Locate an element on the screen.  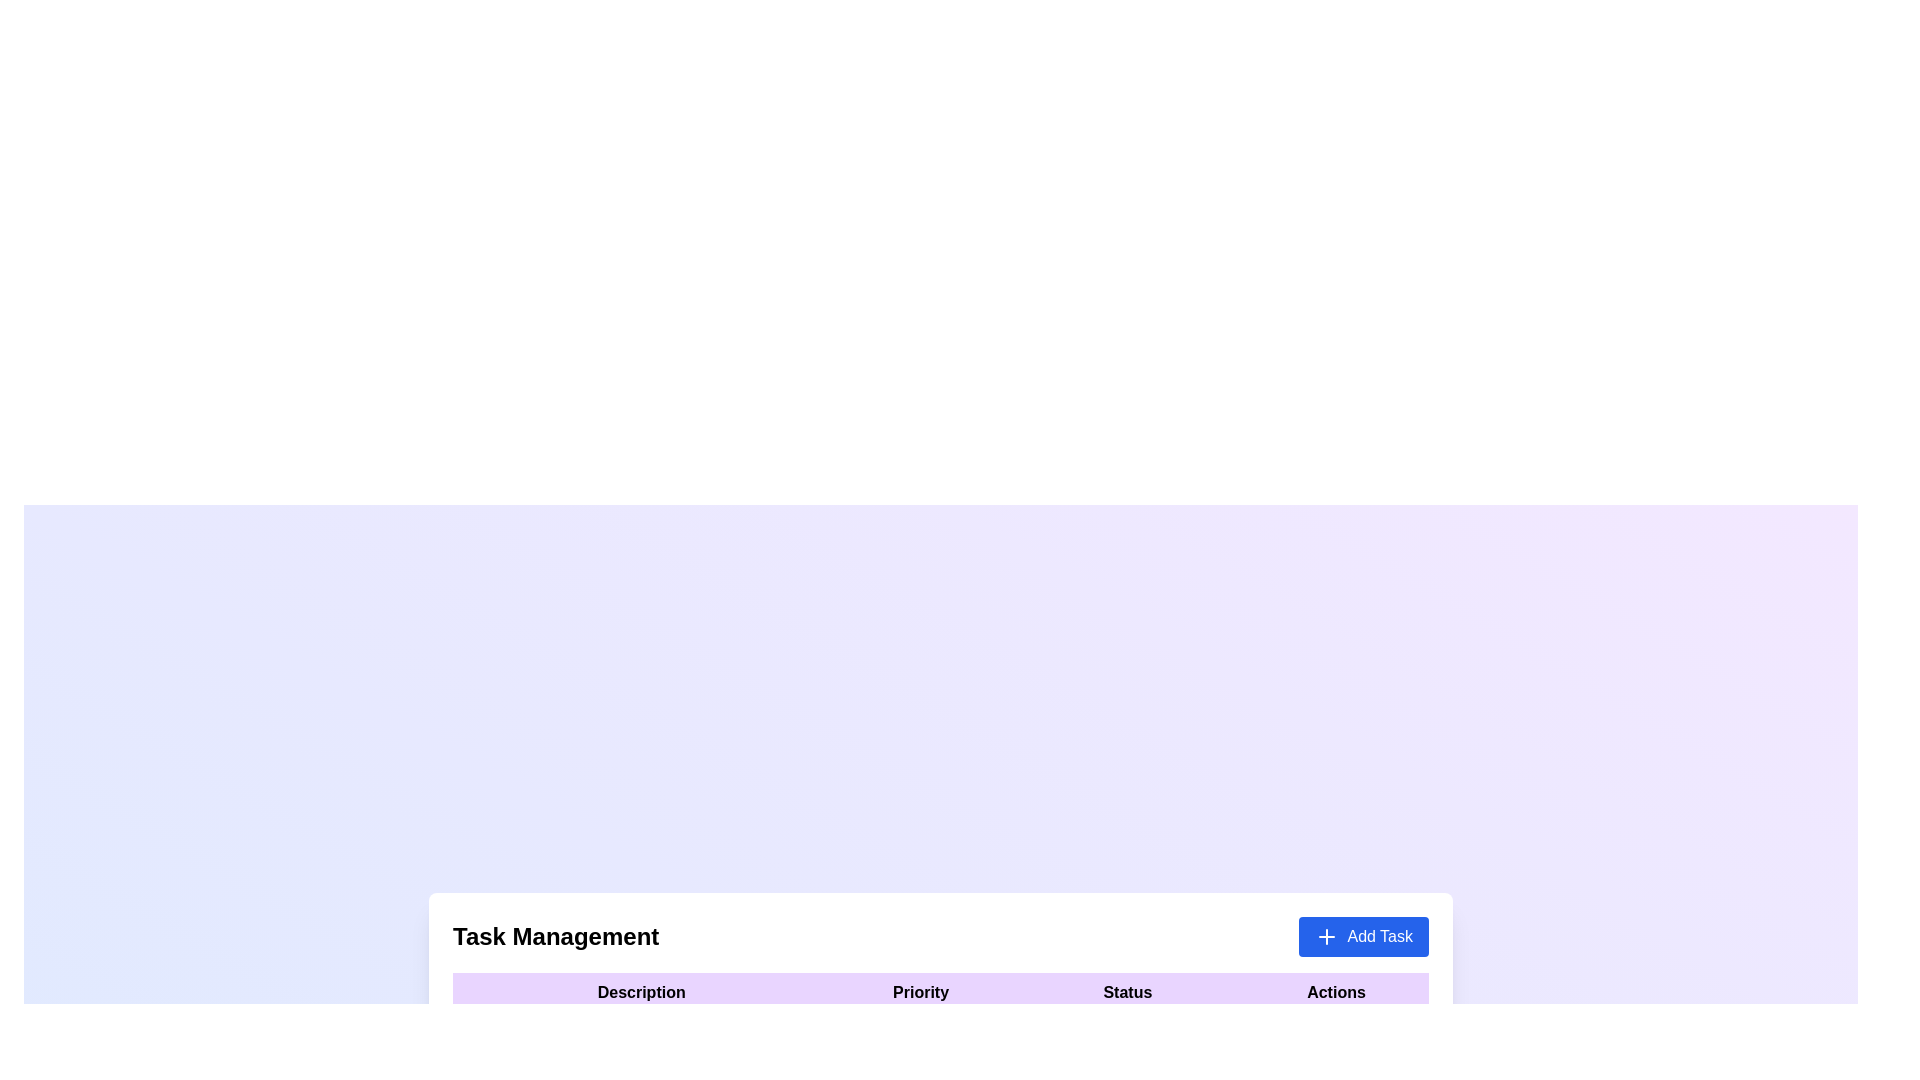
the 'Task Management' text heading to select it is located at coordinates (556, 937).